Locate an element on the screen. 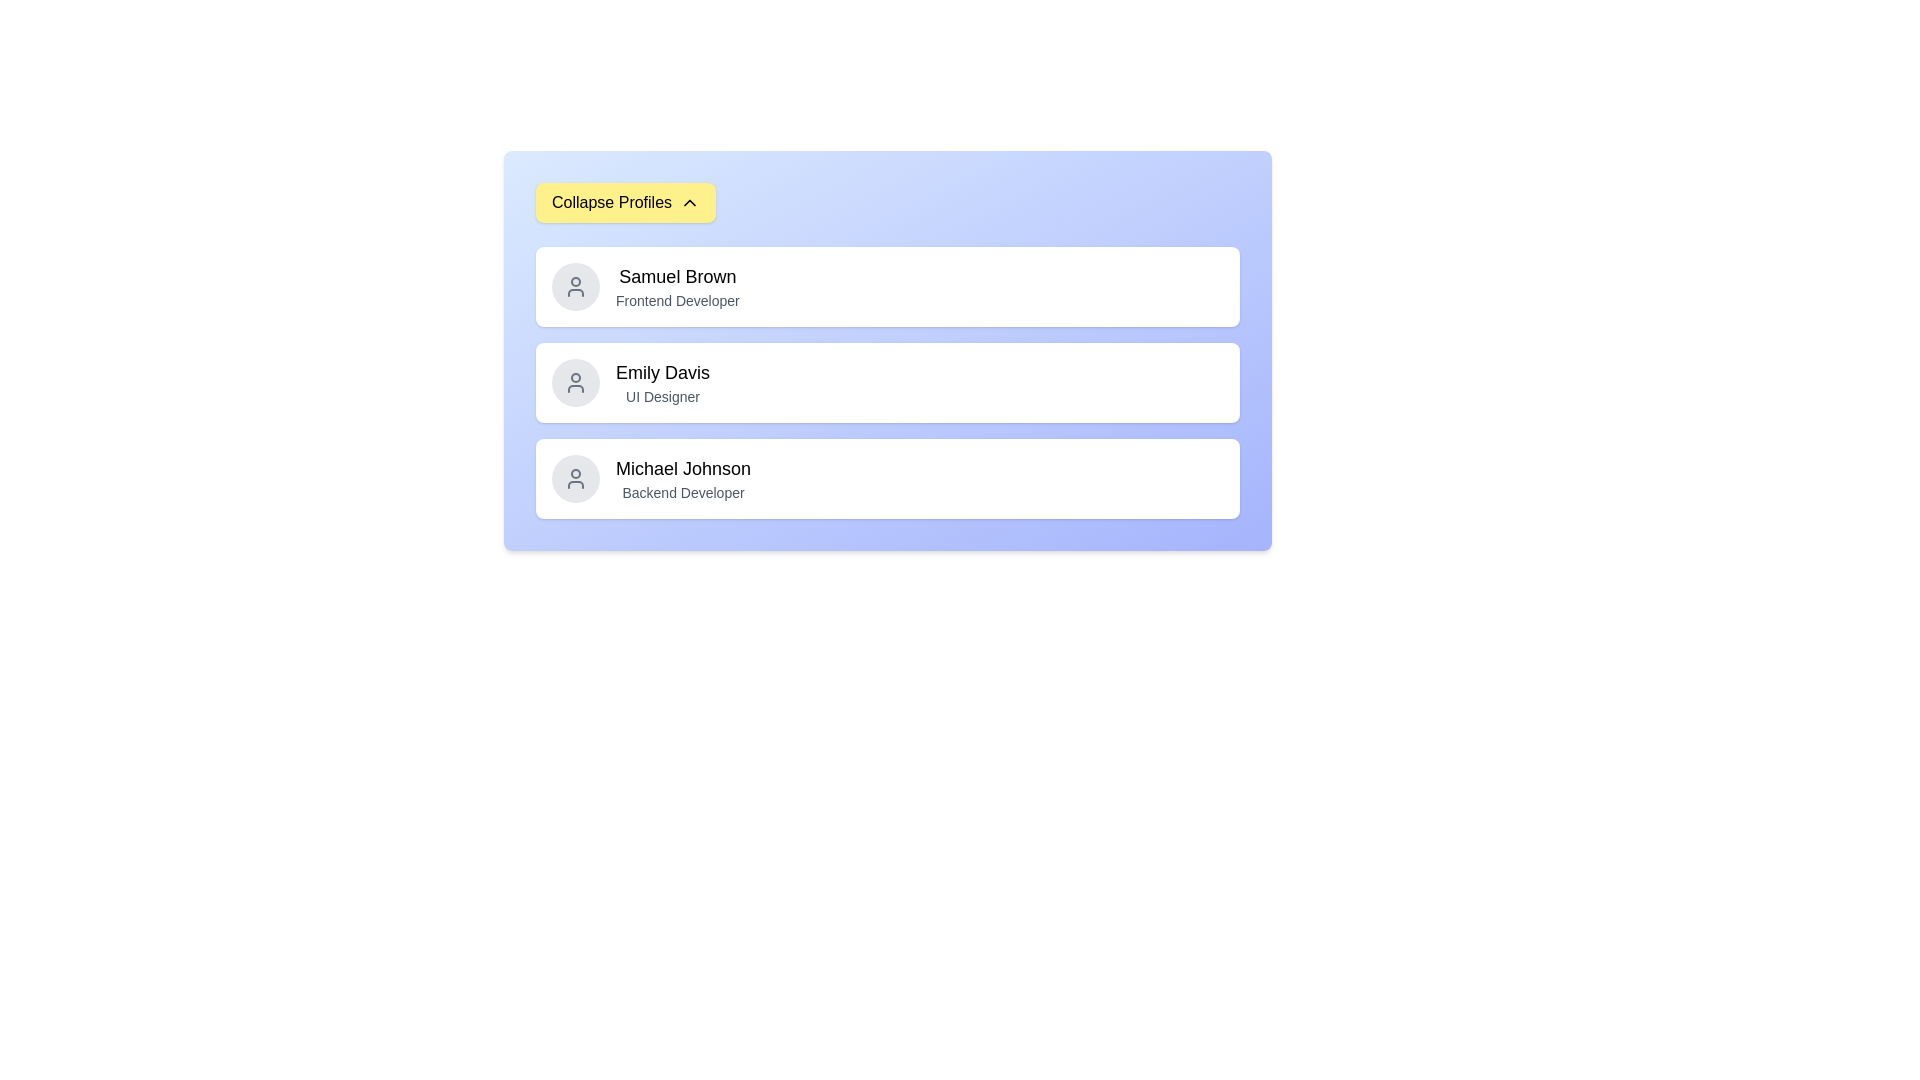  the user profile icon within the light-gray circular background, located to the left of the name 'Samuel Brown - Frontend Developer' is located at coordinates (575, 286).